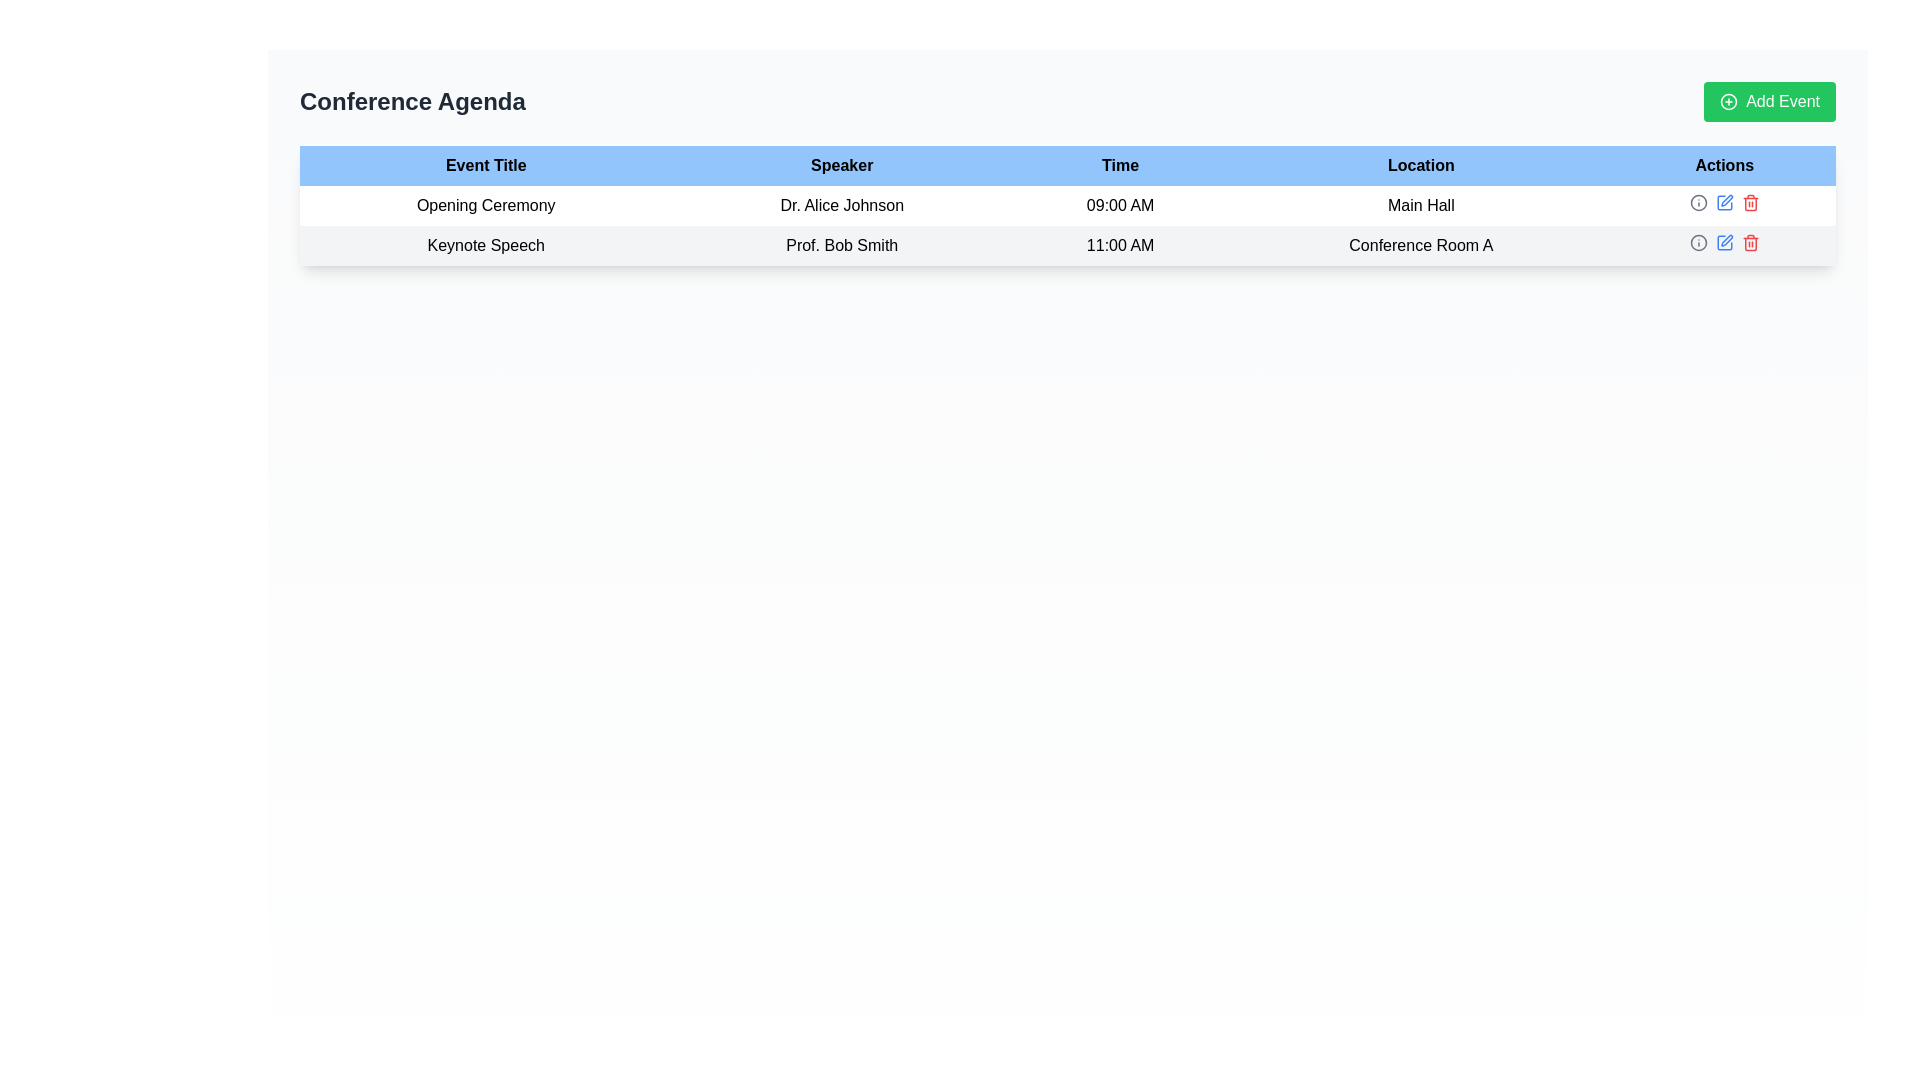  I want to click on the static text element displaying 'Prof. Bob Smith', which is centrally aligned in the second row under the 'Speaker' column of a table, so click(842, 245).